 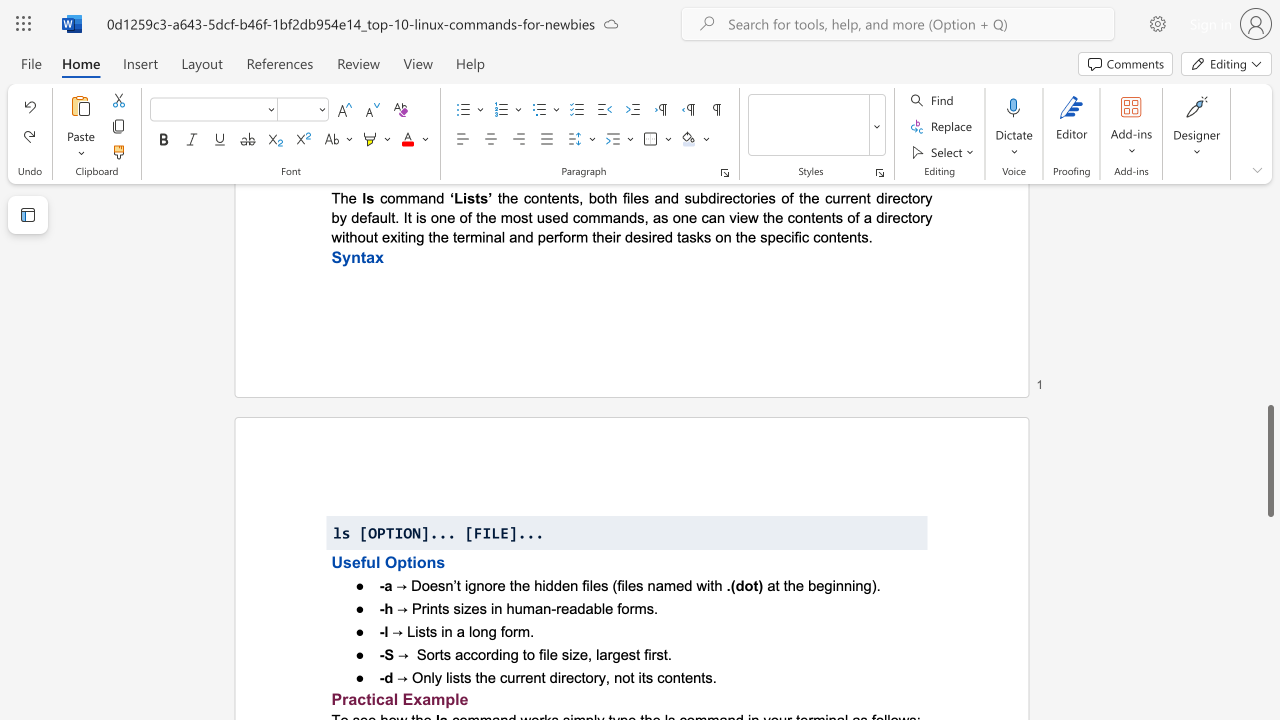 I want to click on the scrollbar to scroll upward, so click(x=1269, y=280).